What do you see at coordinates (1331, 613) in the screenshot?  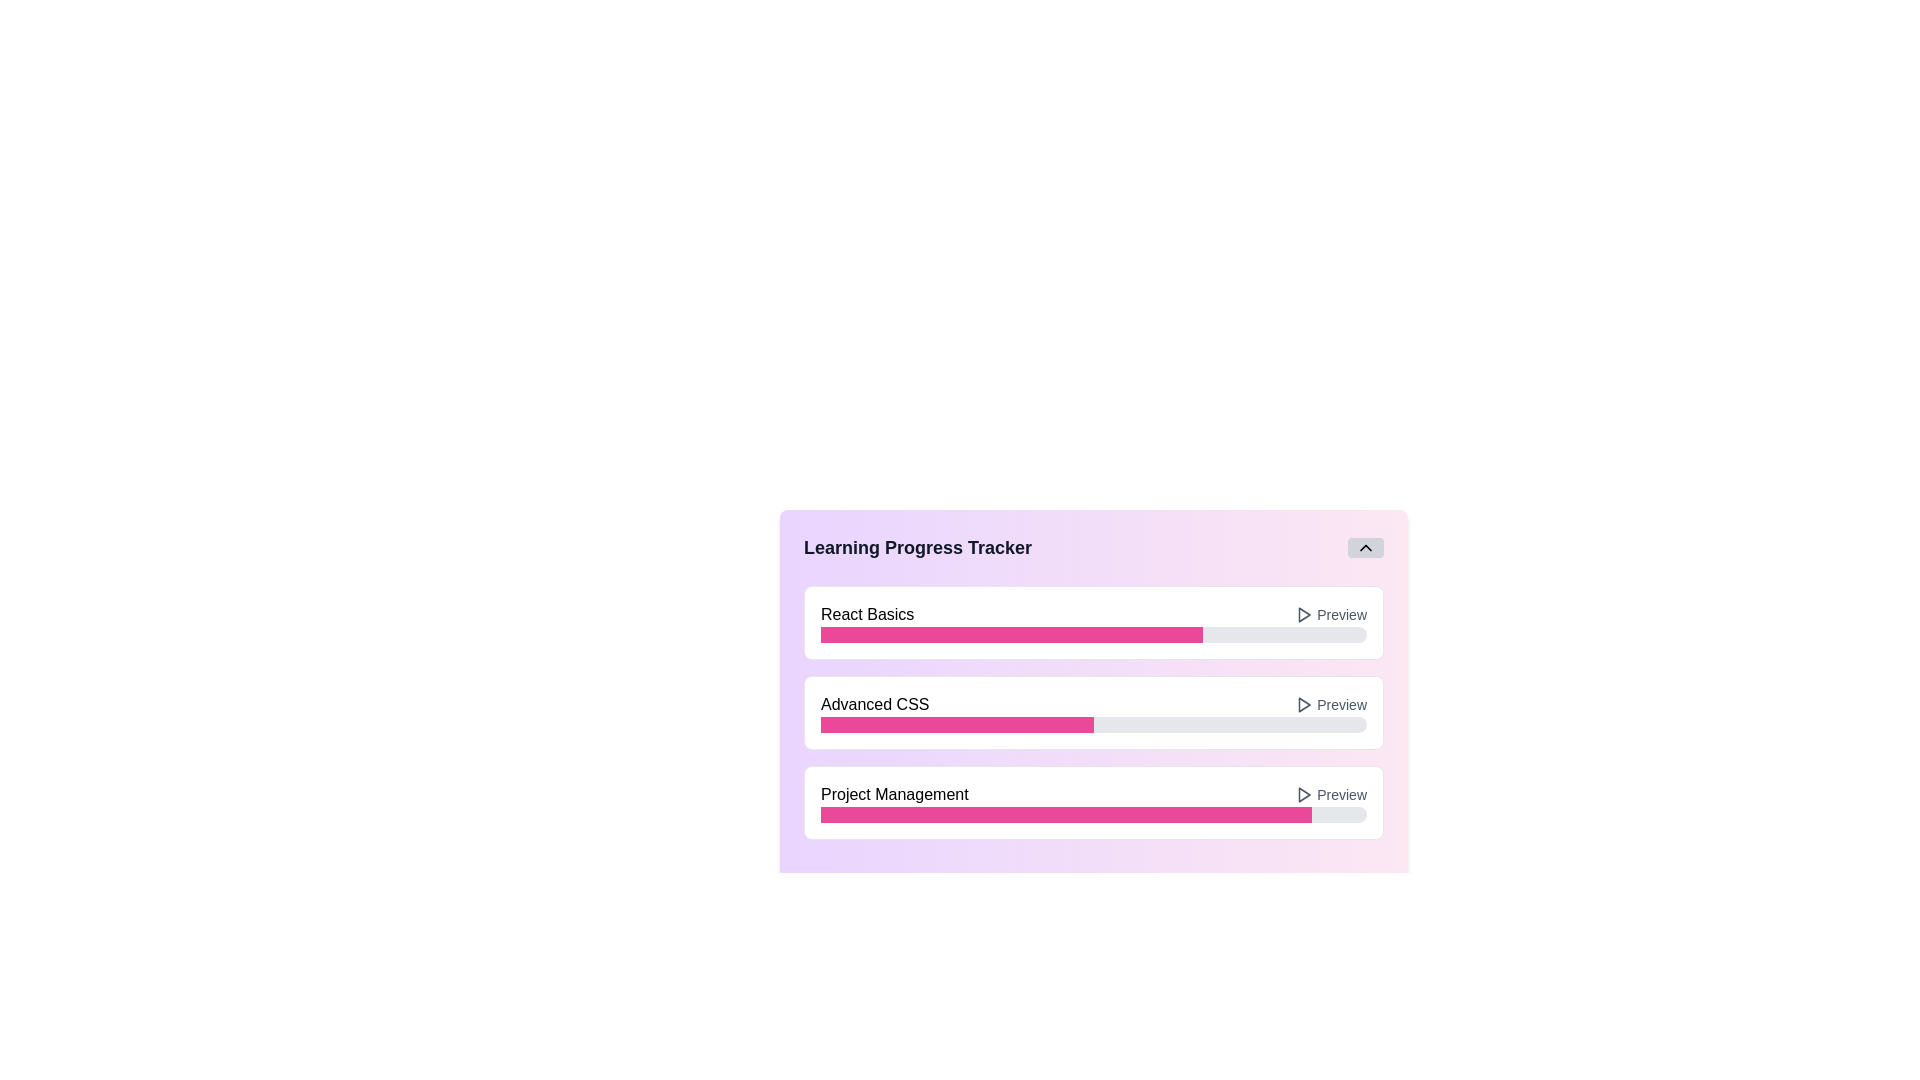 I see `the interactive button with an icon and label for the 'React Basics' course` at bounding box center [1331, 613].